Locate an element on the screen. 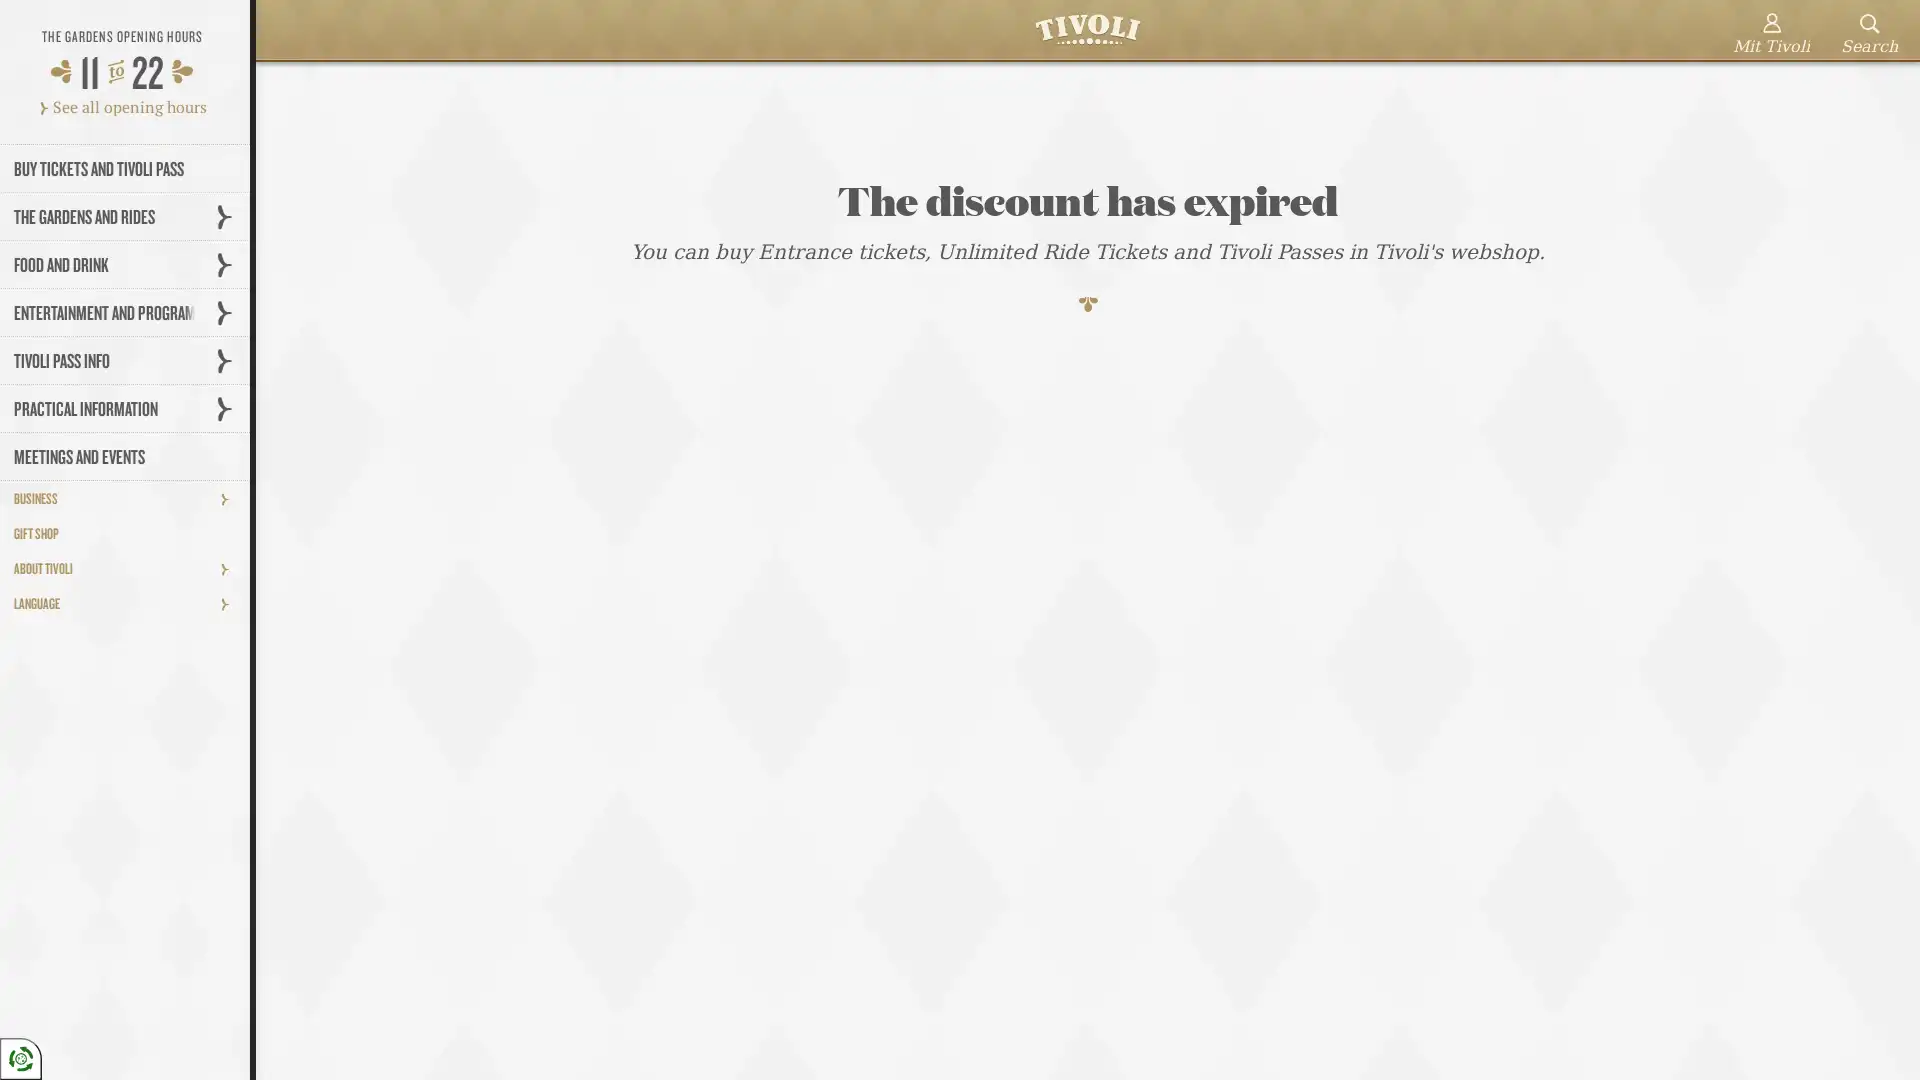 The image size is (1920, 1080). Language is located at coordinates (230, 602).